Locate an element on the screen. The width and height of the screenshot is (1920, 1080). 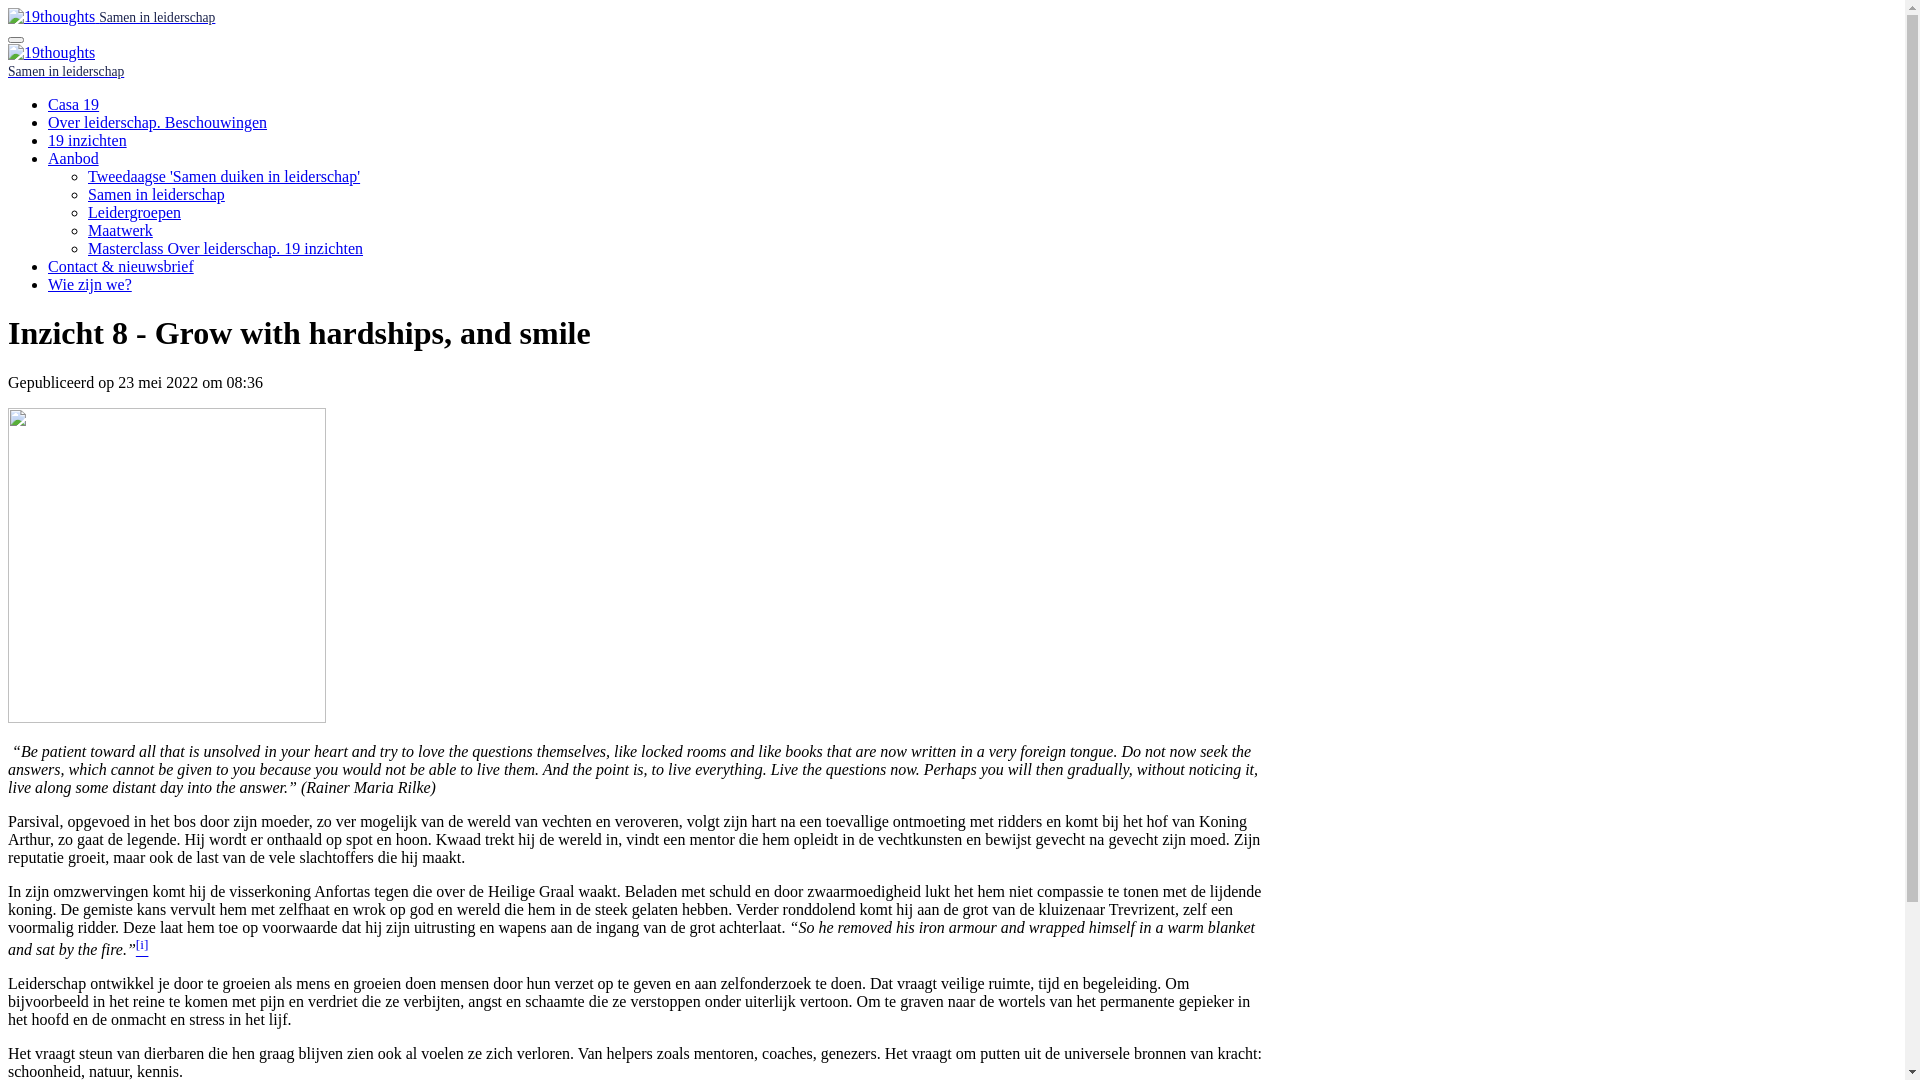
'Over leiderschap. Beschouwingen' is located at coordinates (48, 122).